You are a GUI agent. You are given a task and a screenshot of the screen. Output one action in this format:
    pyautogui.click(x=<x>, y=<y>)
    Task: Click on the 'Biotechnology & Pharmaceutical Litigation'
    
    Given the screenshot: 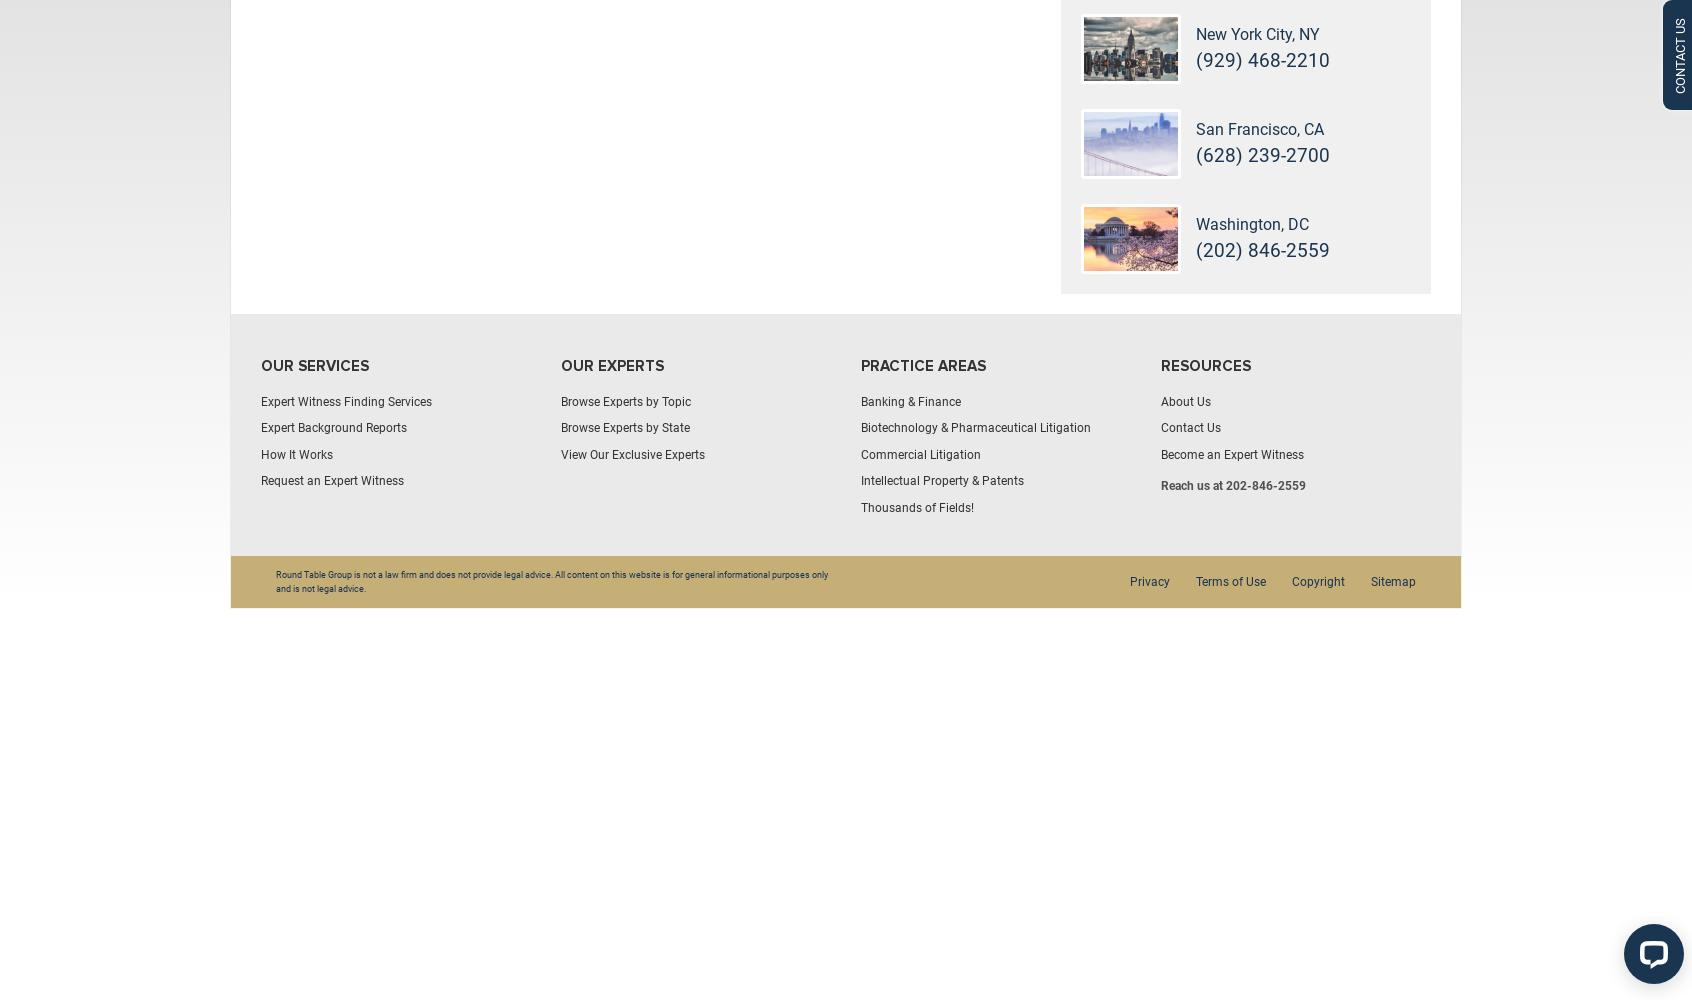 What is the action you would take?
    pyautogui.click(x=860, y=428)
    